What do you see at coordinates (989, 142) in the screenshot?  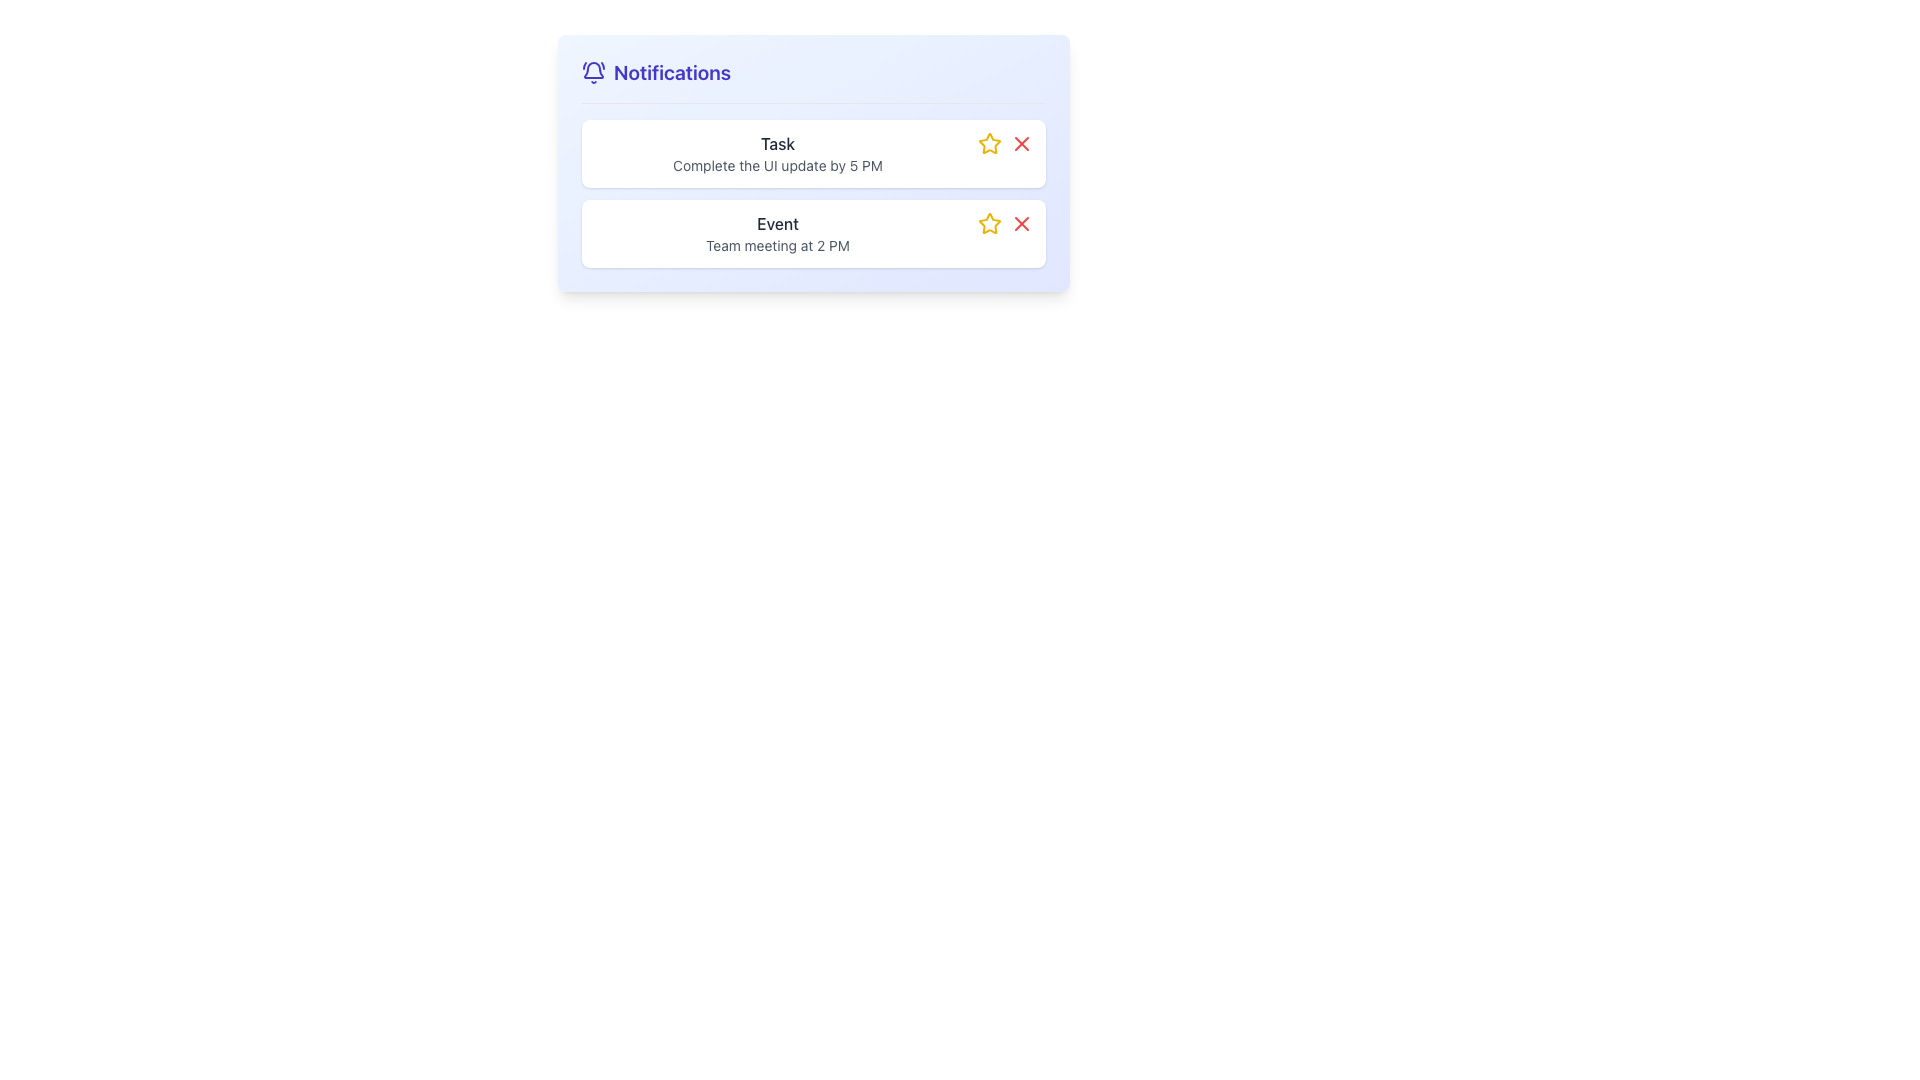 I see `the small star icon with a yellow outline located at the right side of the notification card labeled 'Event'` at bounding box center [989, 142].